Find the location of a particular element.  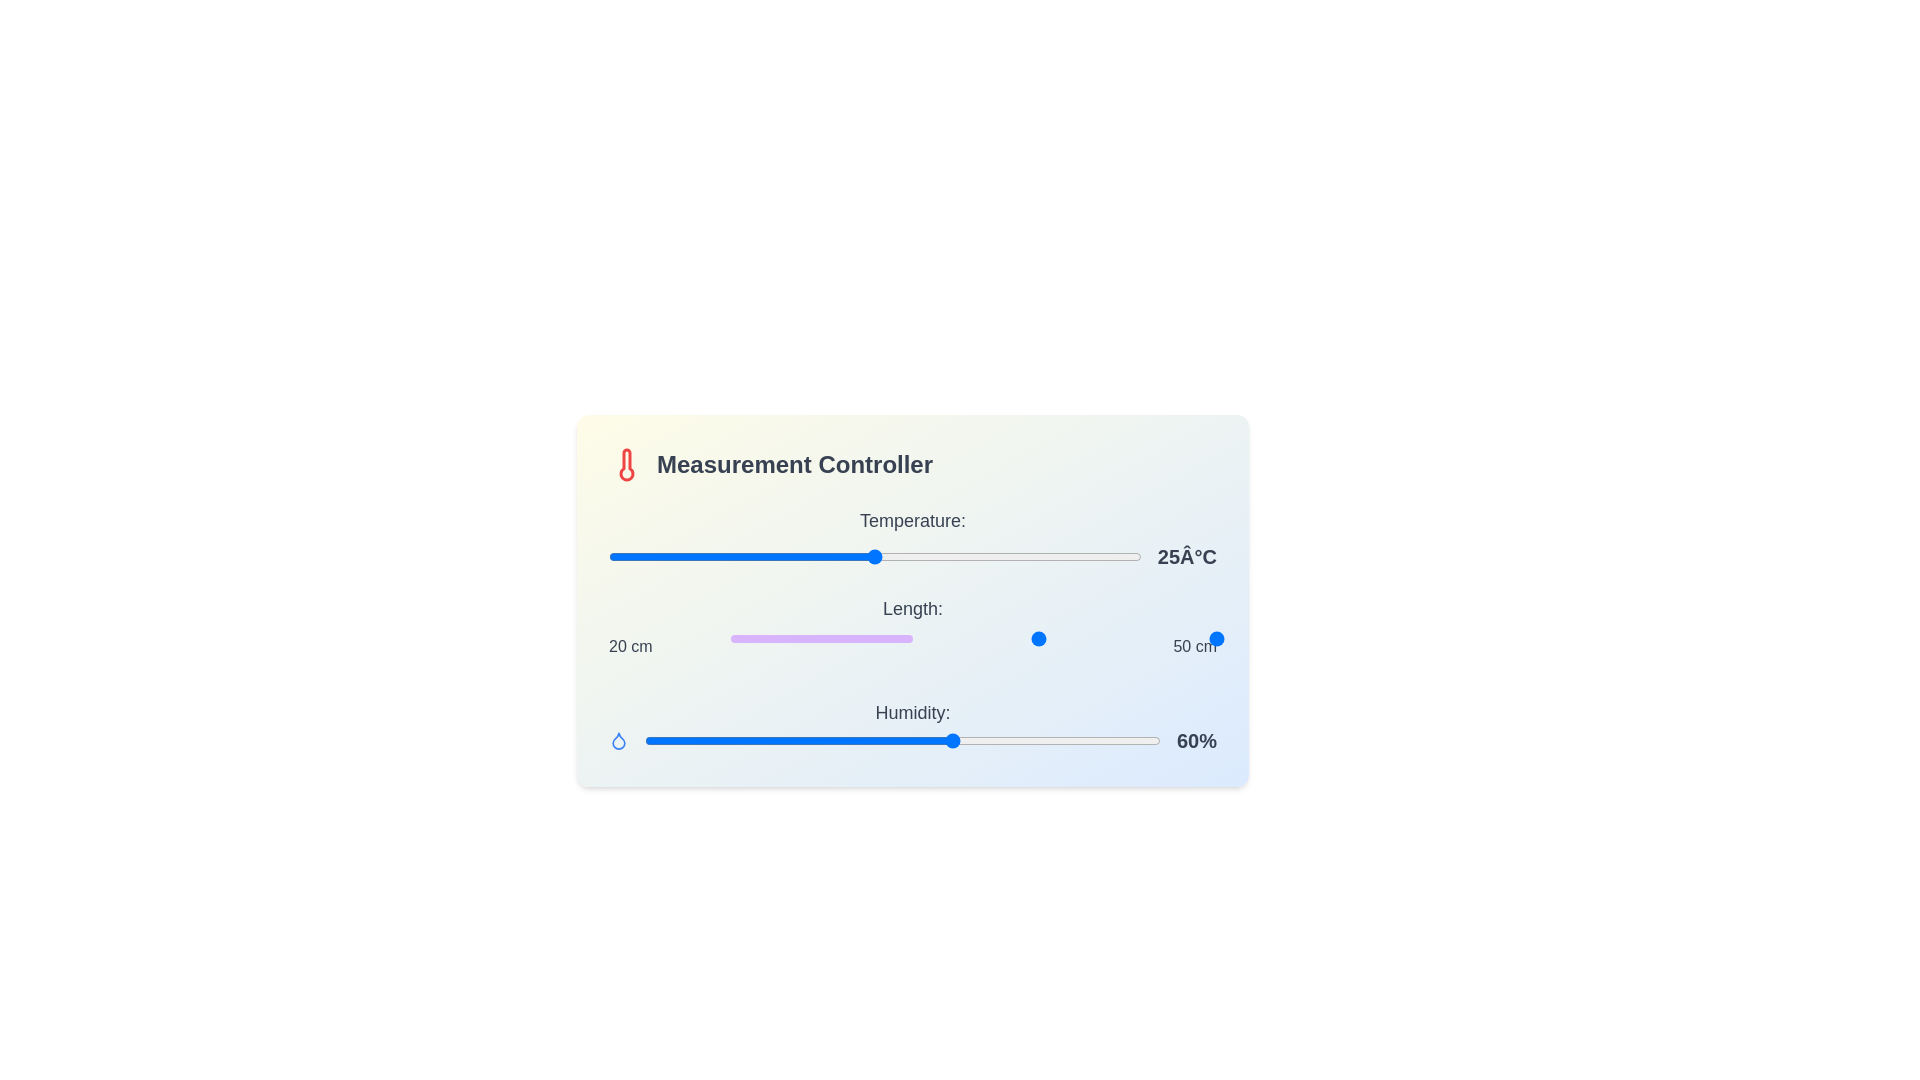

the temperature is located at coordinates (651, 556).